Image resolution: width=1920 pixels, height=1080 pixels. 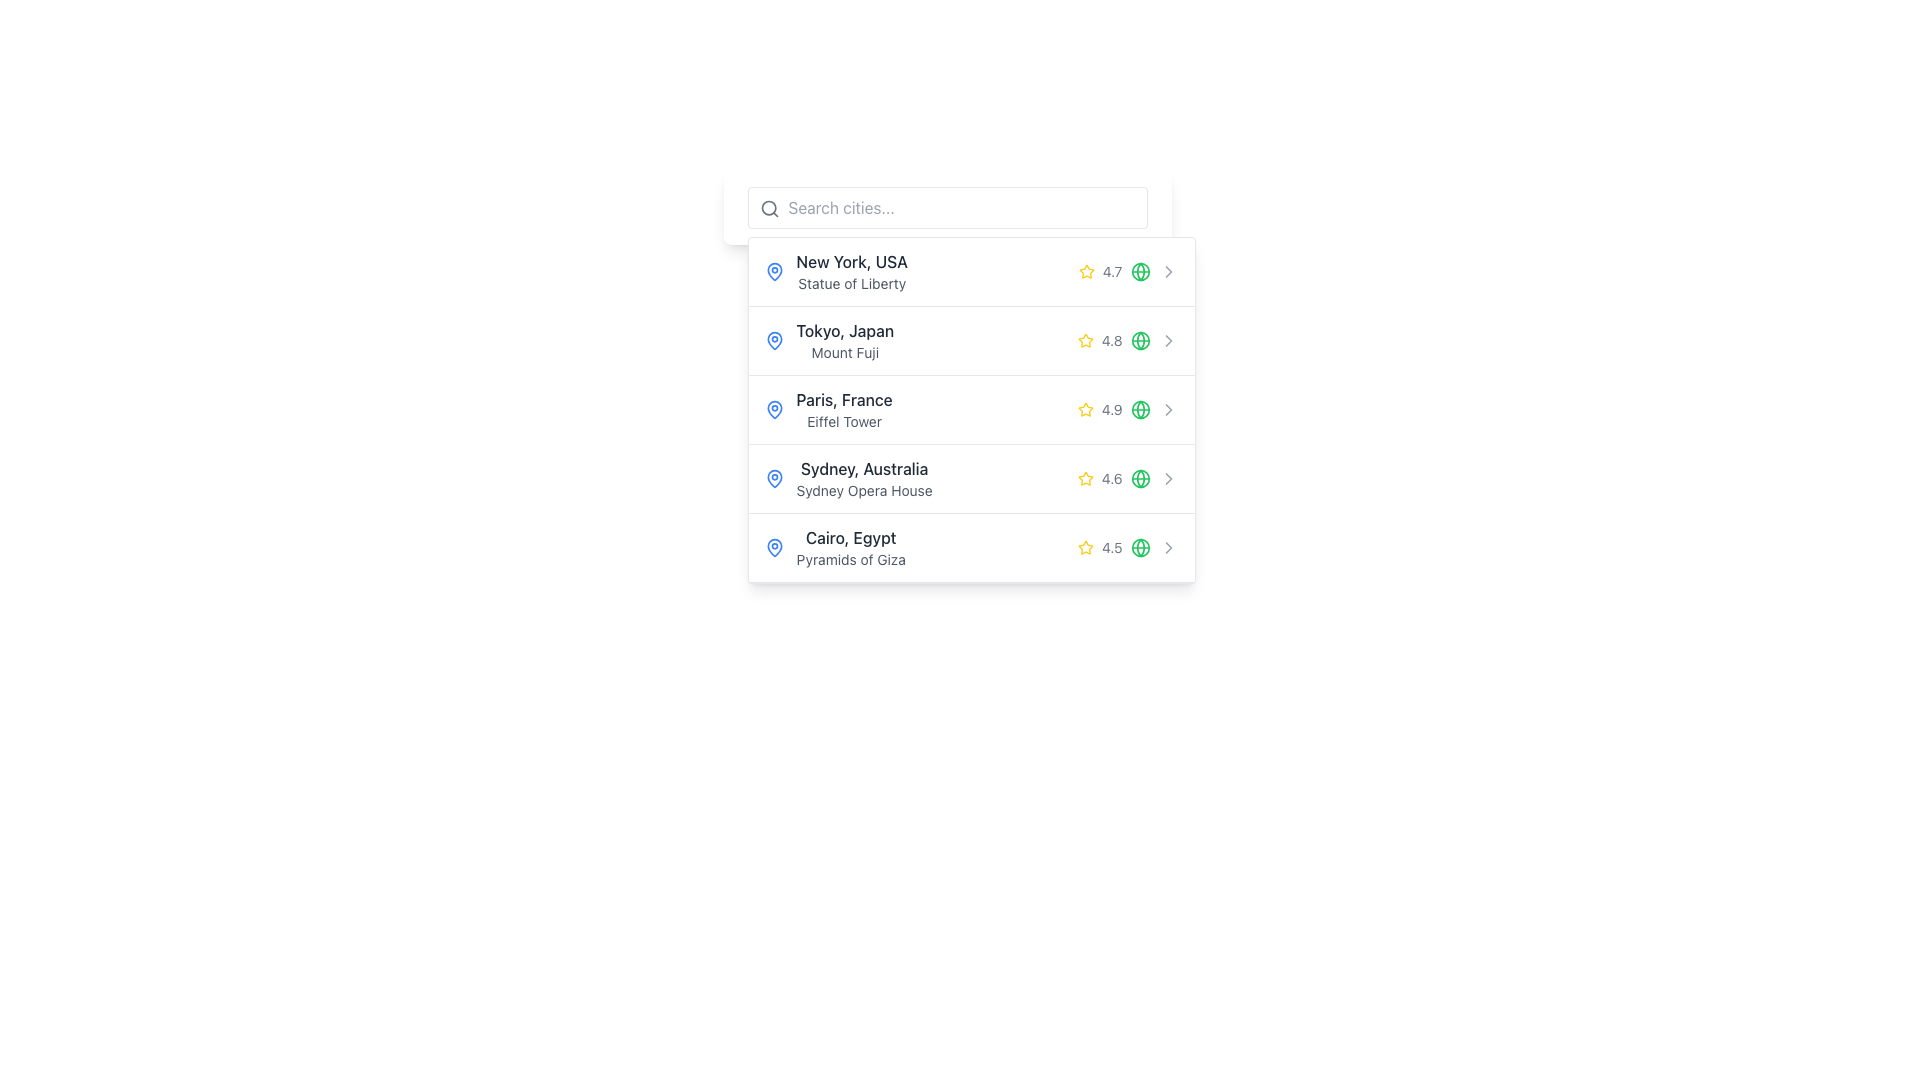 I want to click on the third list item that provides information about 'Paris, France' and the Eiffel Tower, so click(x=971, y=409).